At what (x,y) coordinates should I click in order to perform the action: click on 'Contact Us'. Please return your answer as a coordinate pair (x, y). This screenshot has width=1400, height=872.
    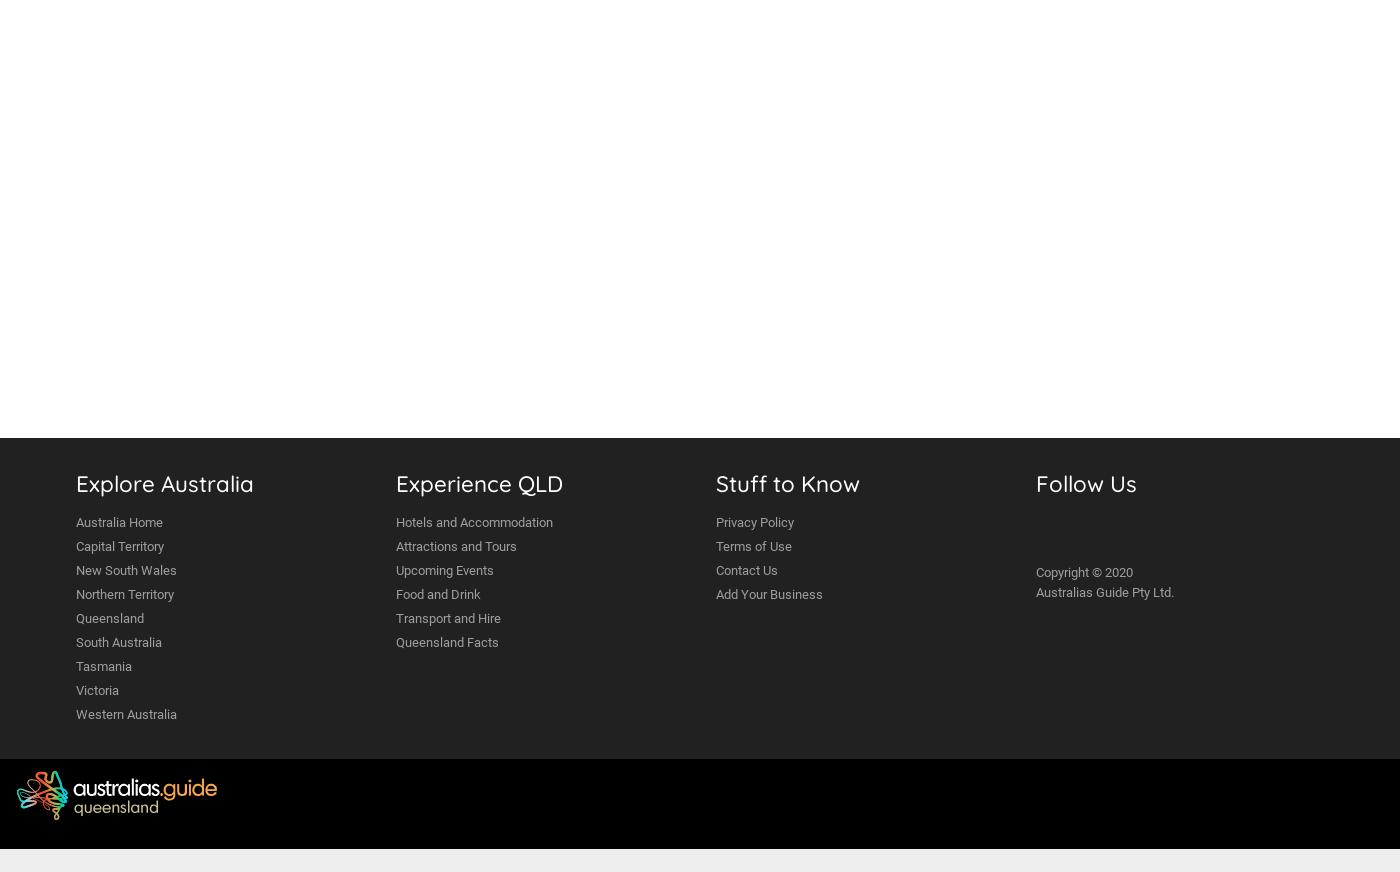
    Looking at the image, I should click on (747, 570).